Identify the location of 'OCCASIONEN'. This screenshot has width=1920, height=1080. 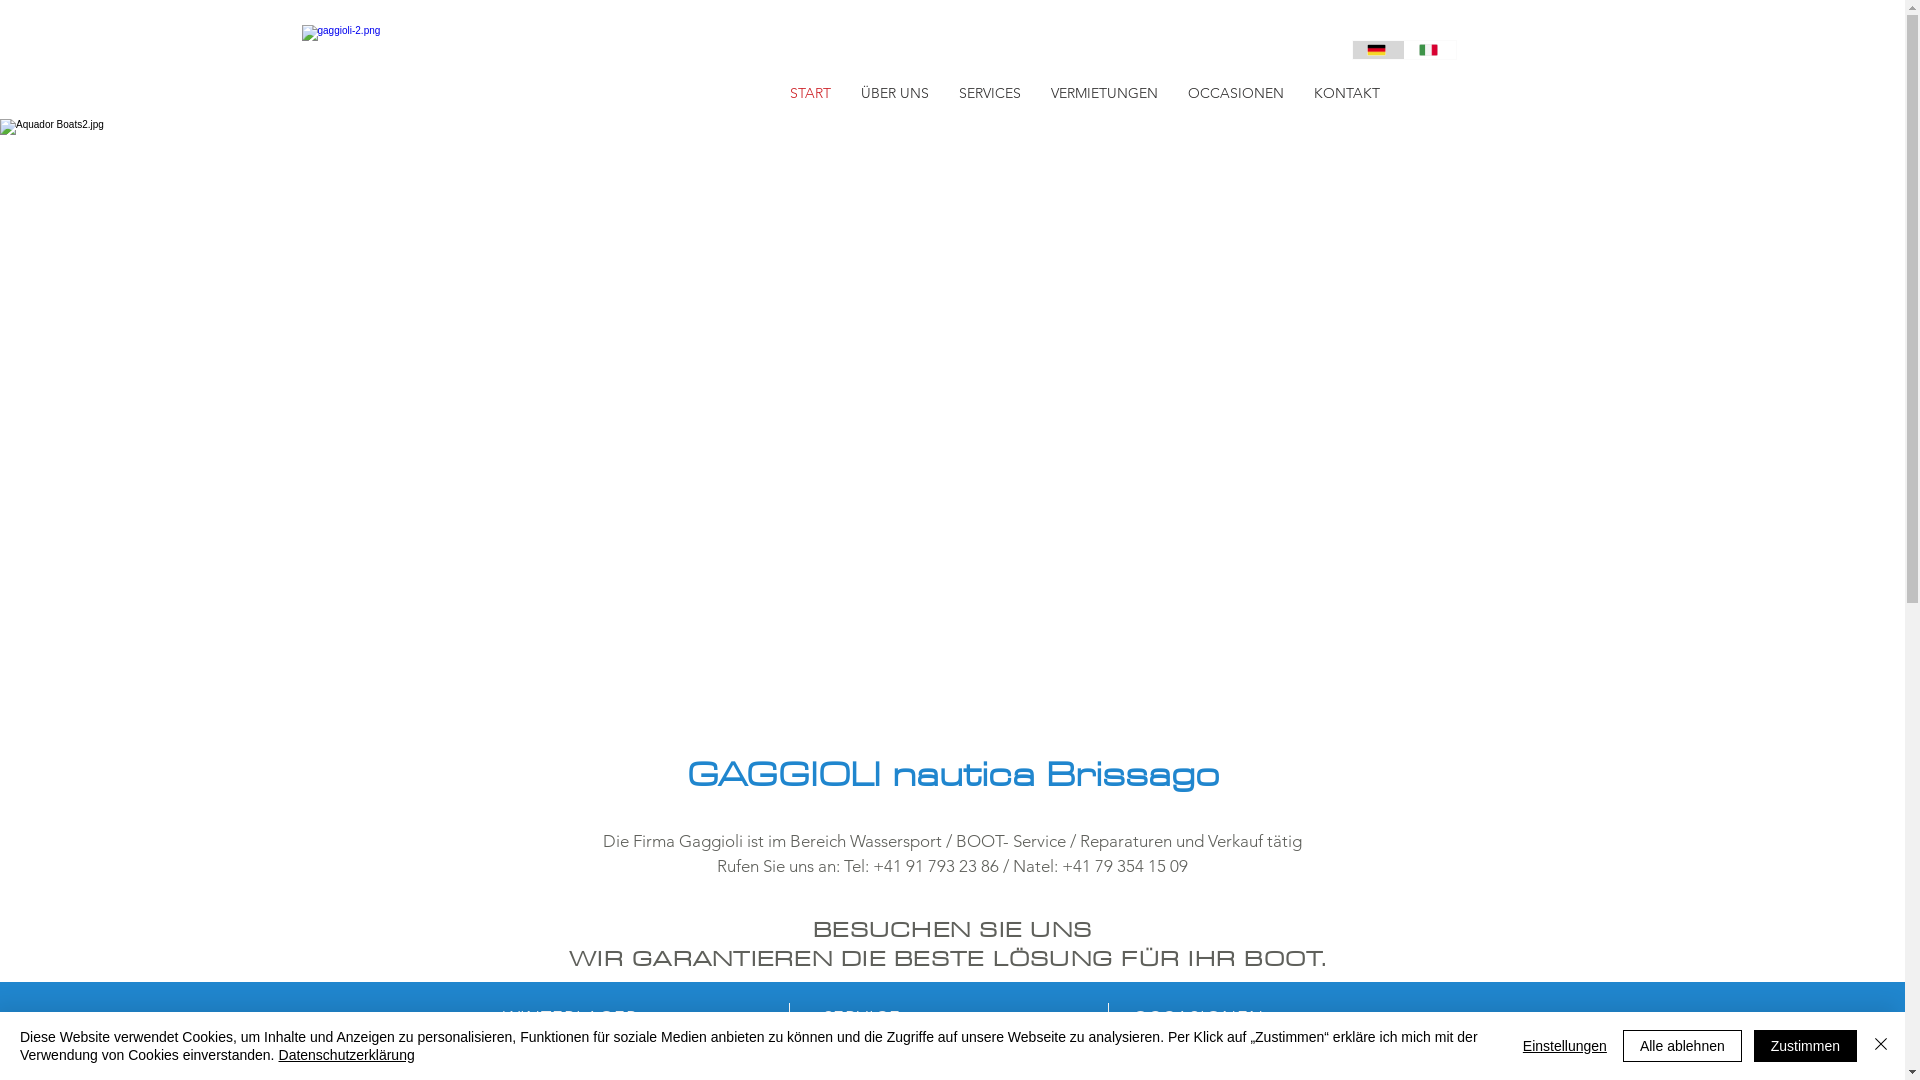
(1233, 92).